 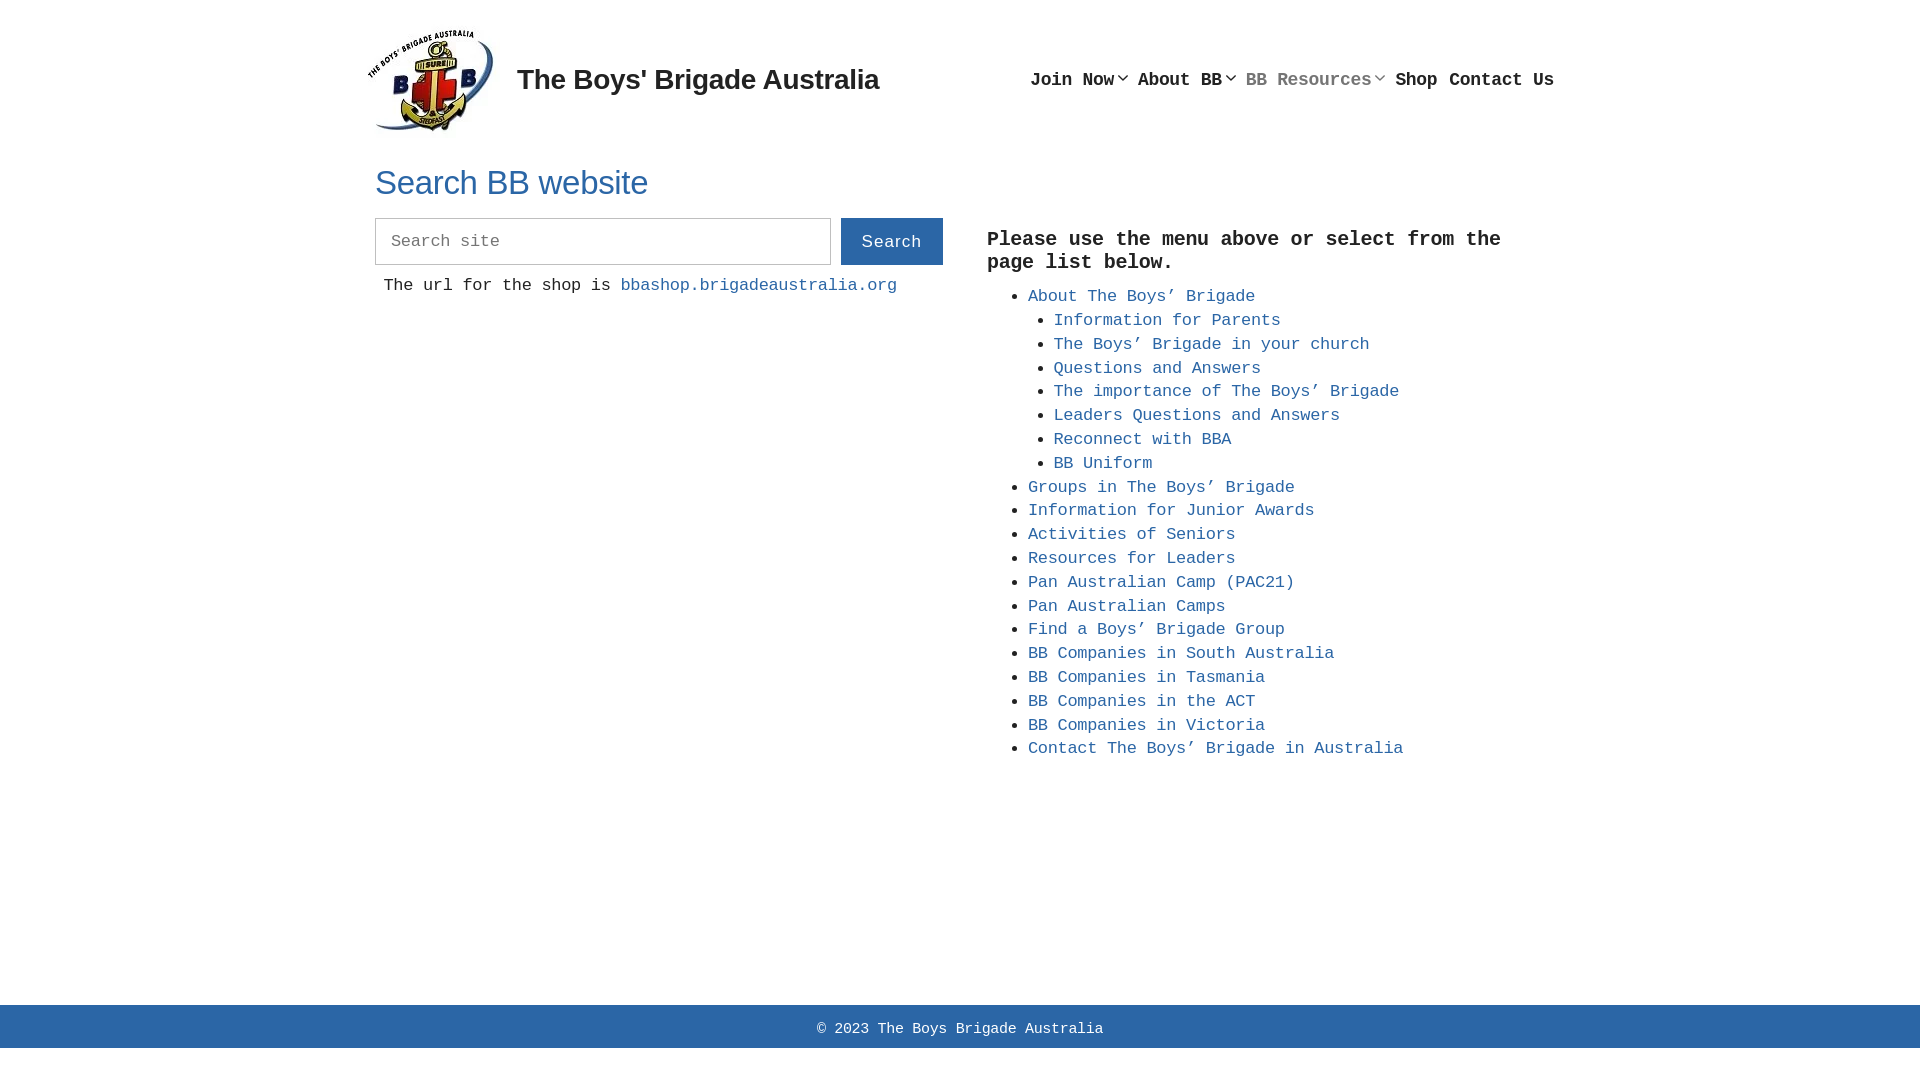 What do you see at coordinates (1180, 653) in the screenshot?
I see `'BB Companies in South Australia'` at bounding box center [1180, 653].